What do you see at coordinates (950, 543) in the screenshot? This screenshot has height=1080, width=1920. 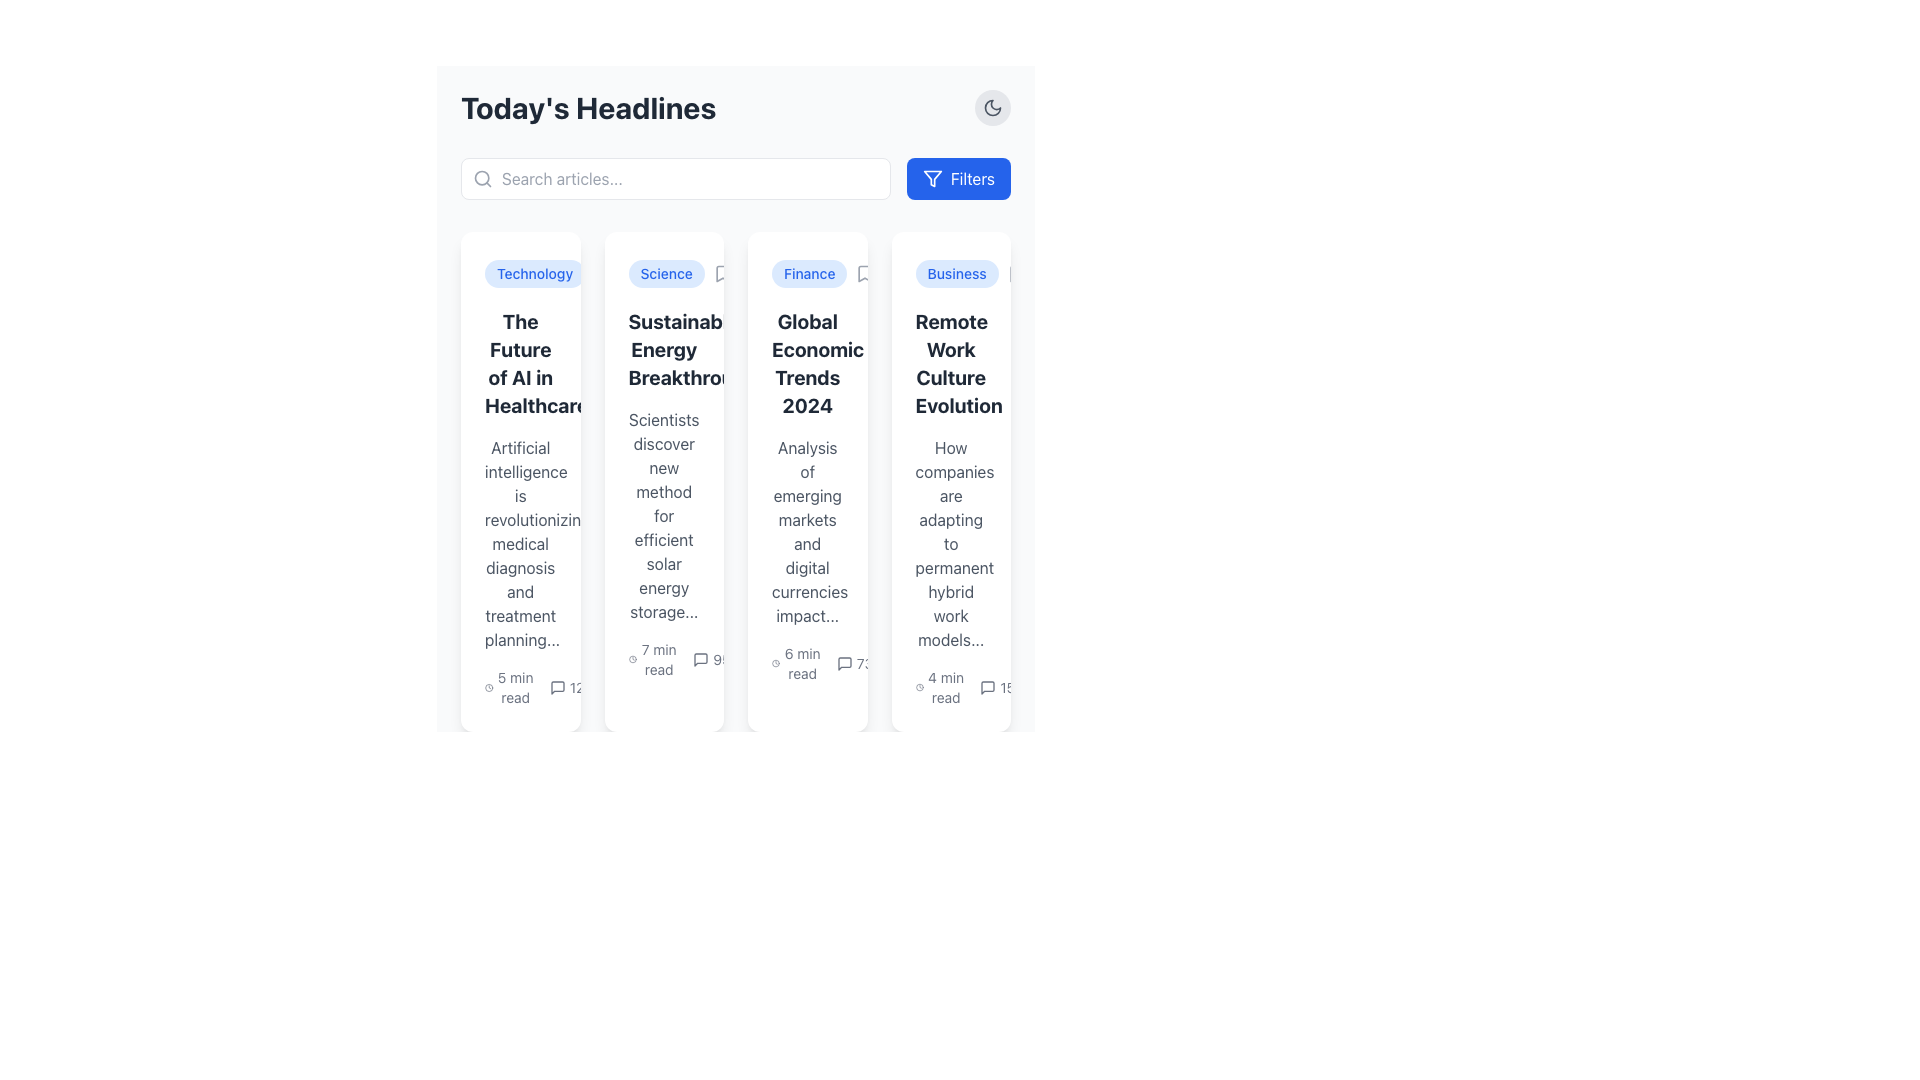 I see `the text label displaying 'How companies are adapting to permanent hybrid work models...' which is located below the title 'Remote Work Culture Evolution' in the fourth column of a horizontally scrolling list of cards` at bounding box center [950, 543].